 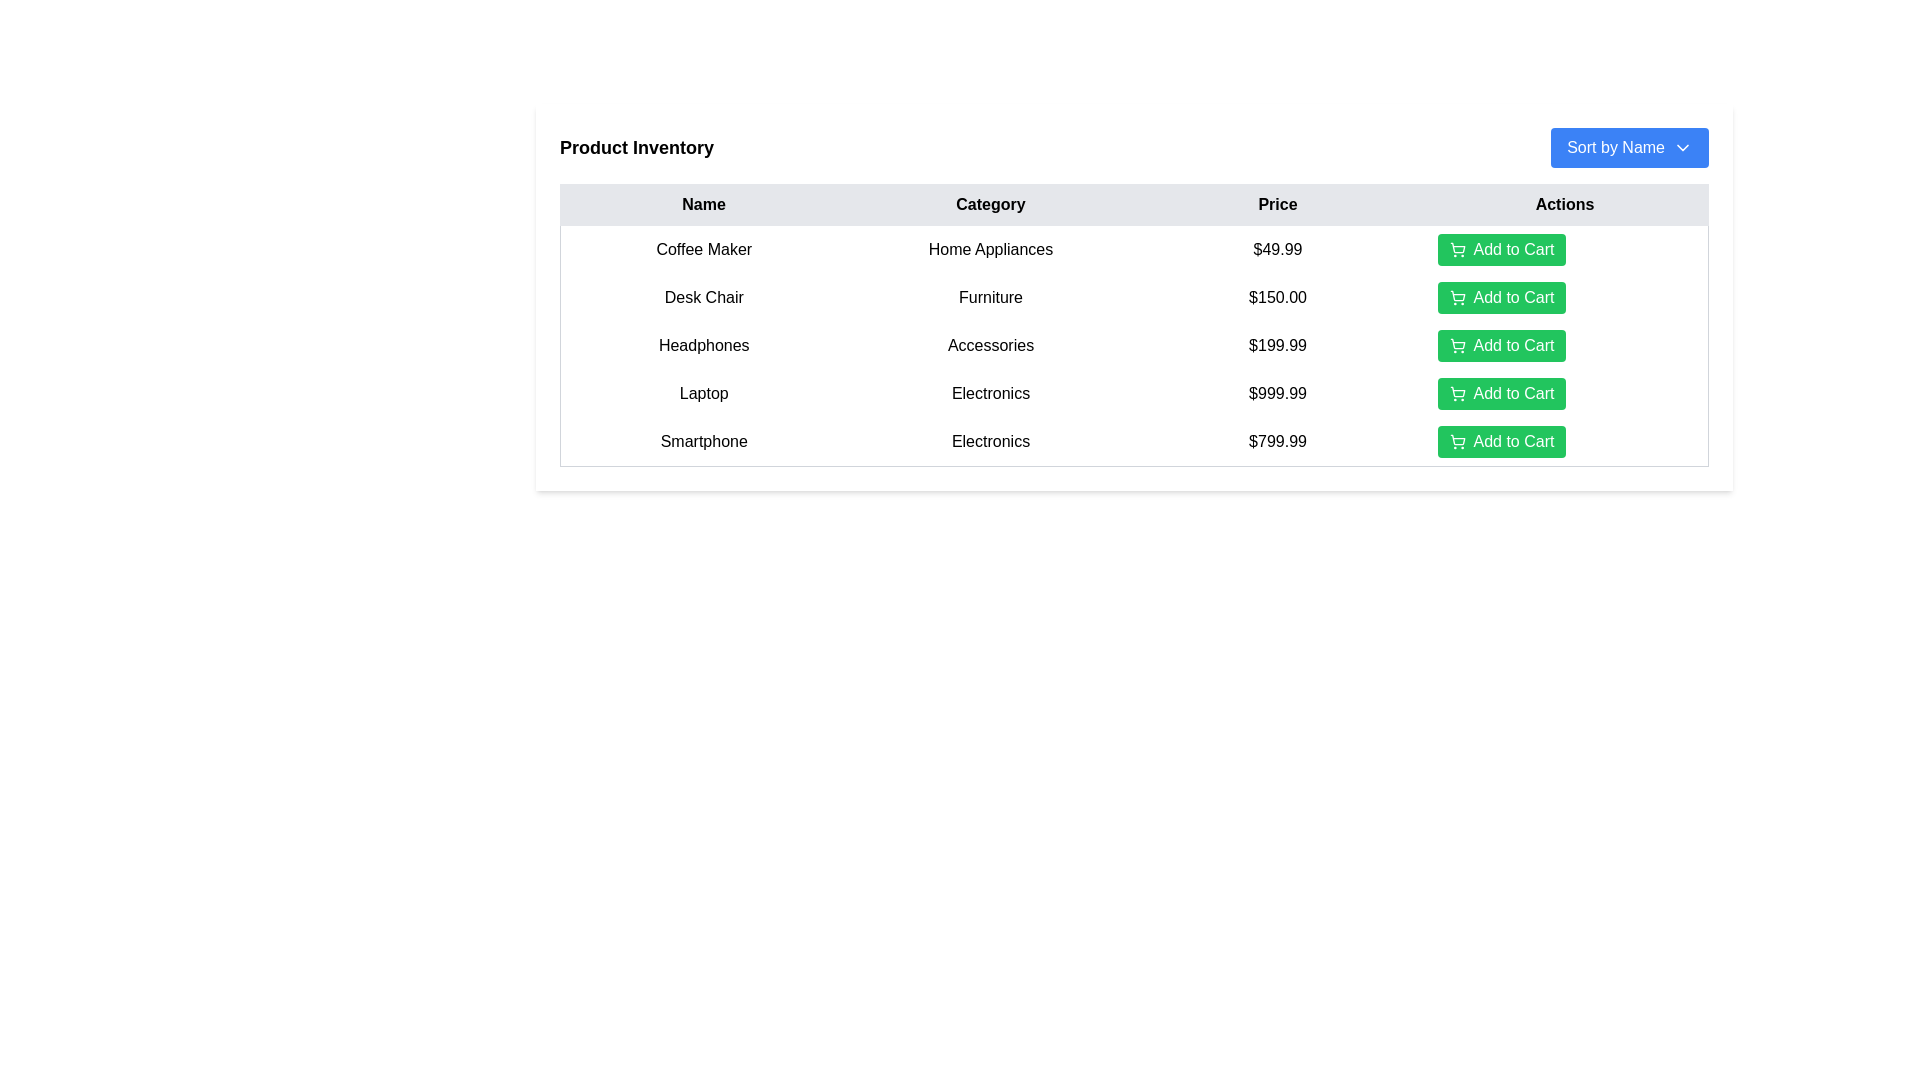 I want to click on the 'Add to Cart' icon located on the left side of the 'Add to Cart' button for the first item in the 'Actions' column of the table, so click(x=1457, y=249).